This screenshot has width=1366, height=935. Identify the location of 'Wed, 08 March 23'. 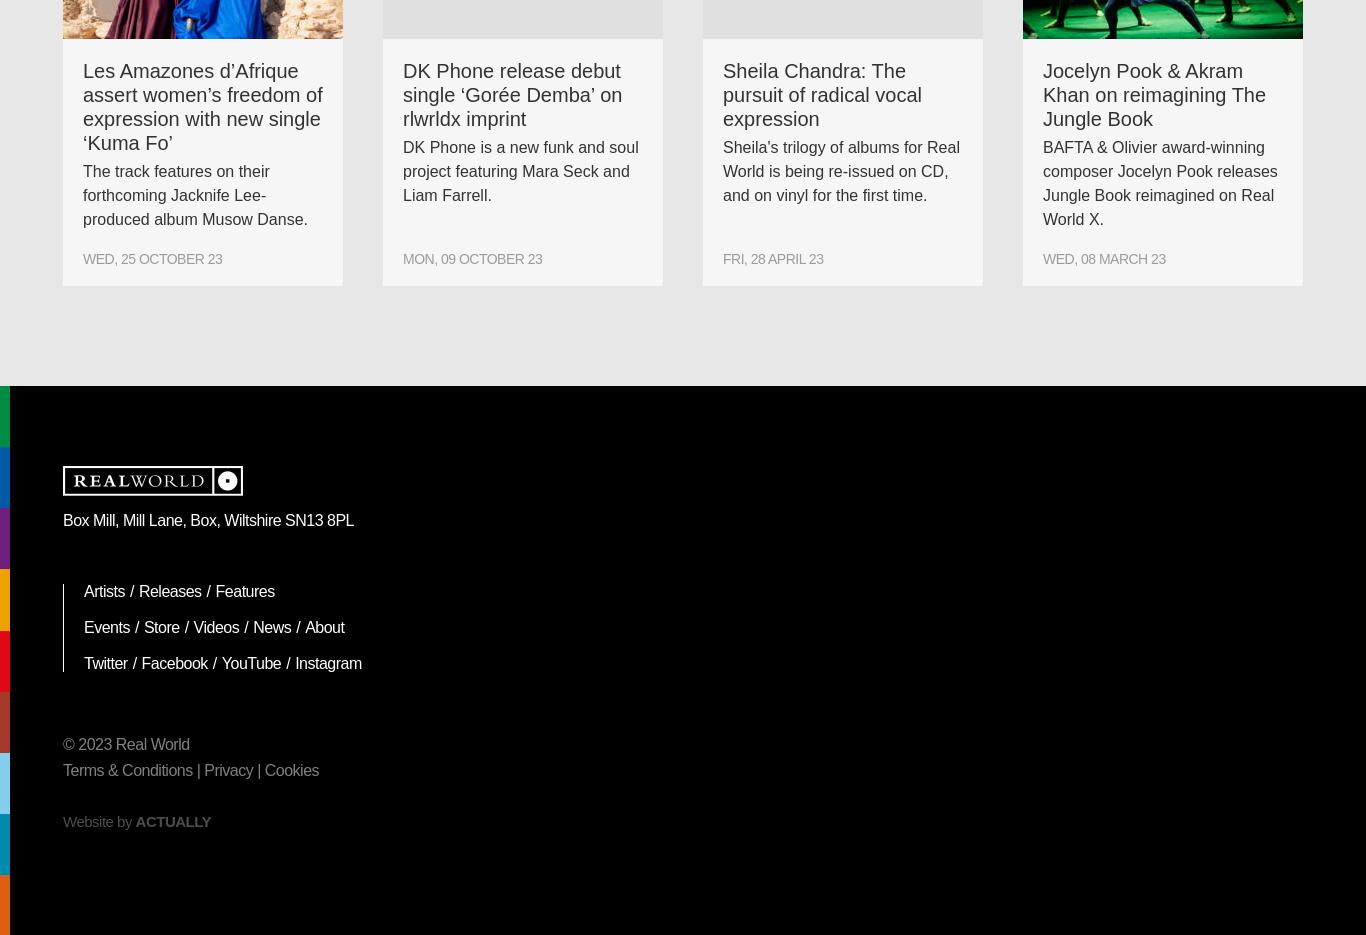
(1103, 257).